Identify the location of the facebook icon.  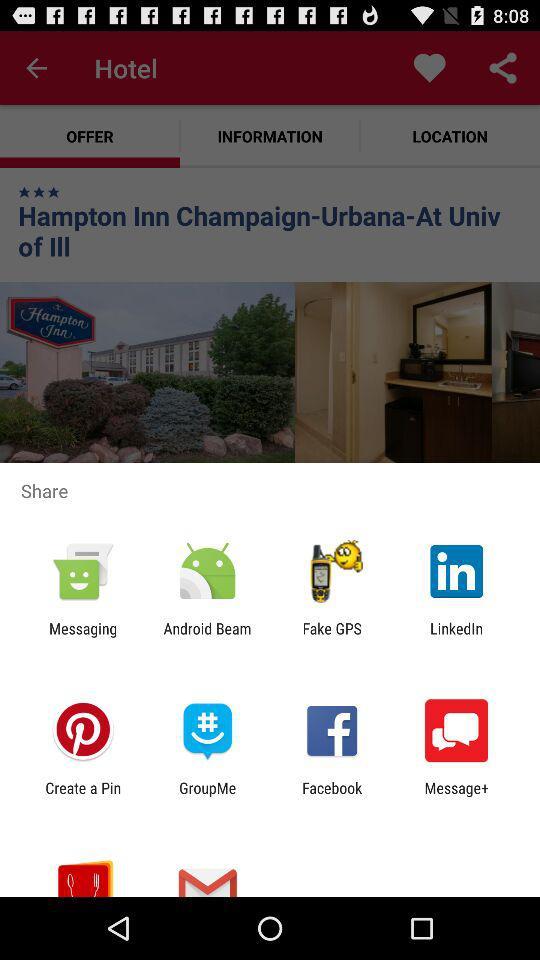
(332, 796).